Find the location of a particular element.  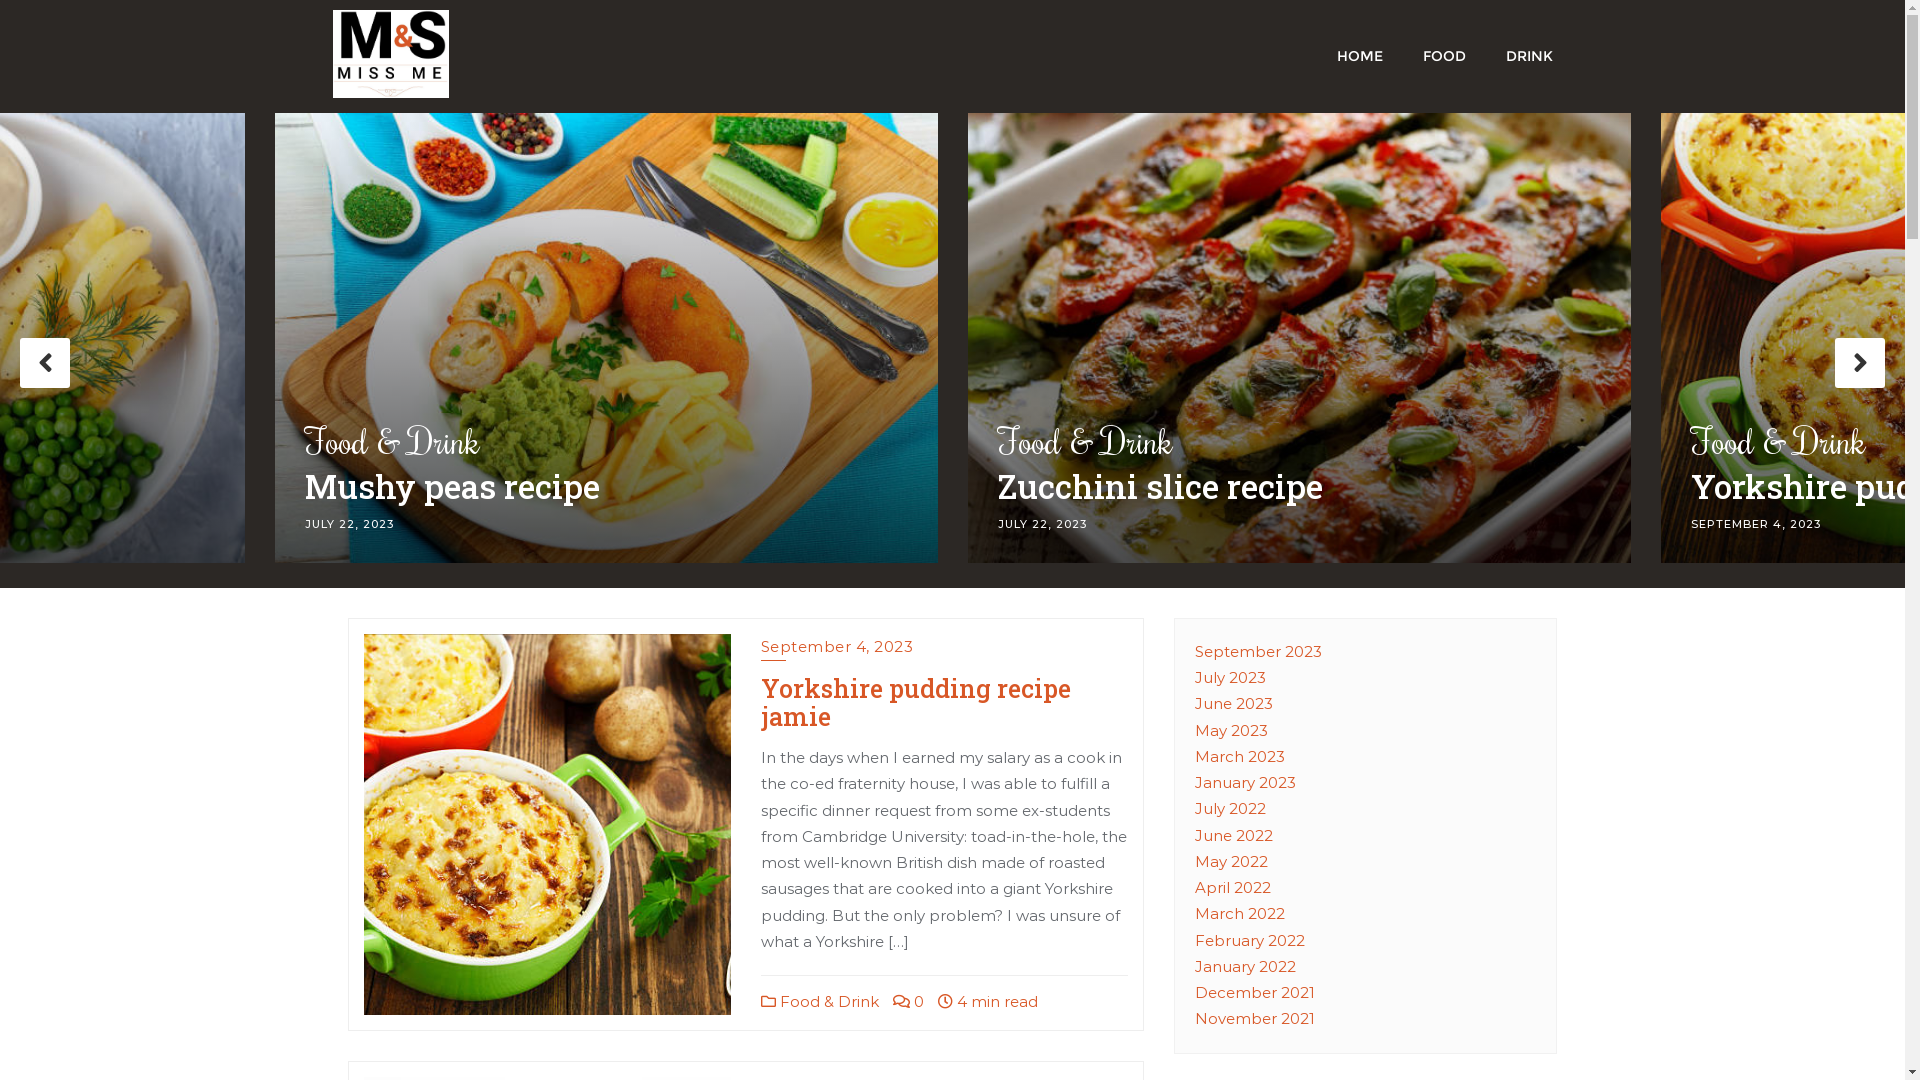

'May 2023' is located at coordinates (1230, 730).